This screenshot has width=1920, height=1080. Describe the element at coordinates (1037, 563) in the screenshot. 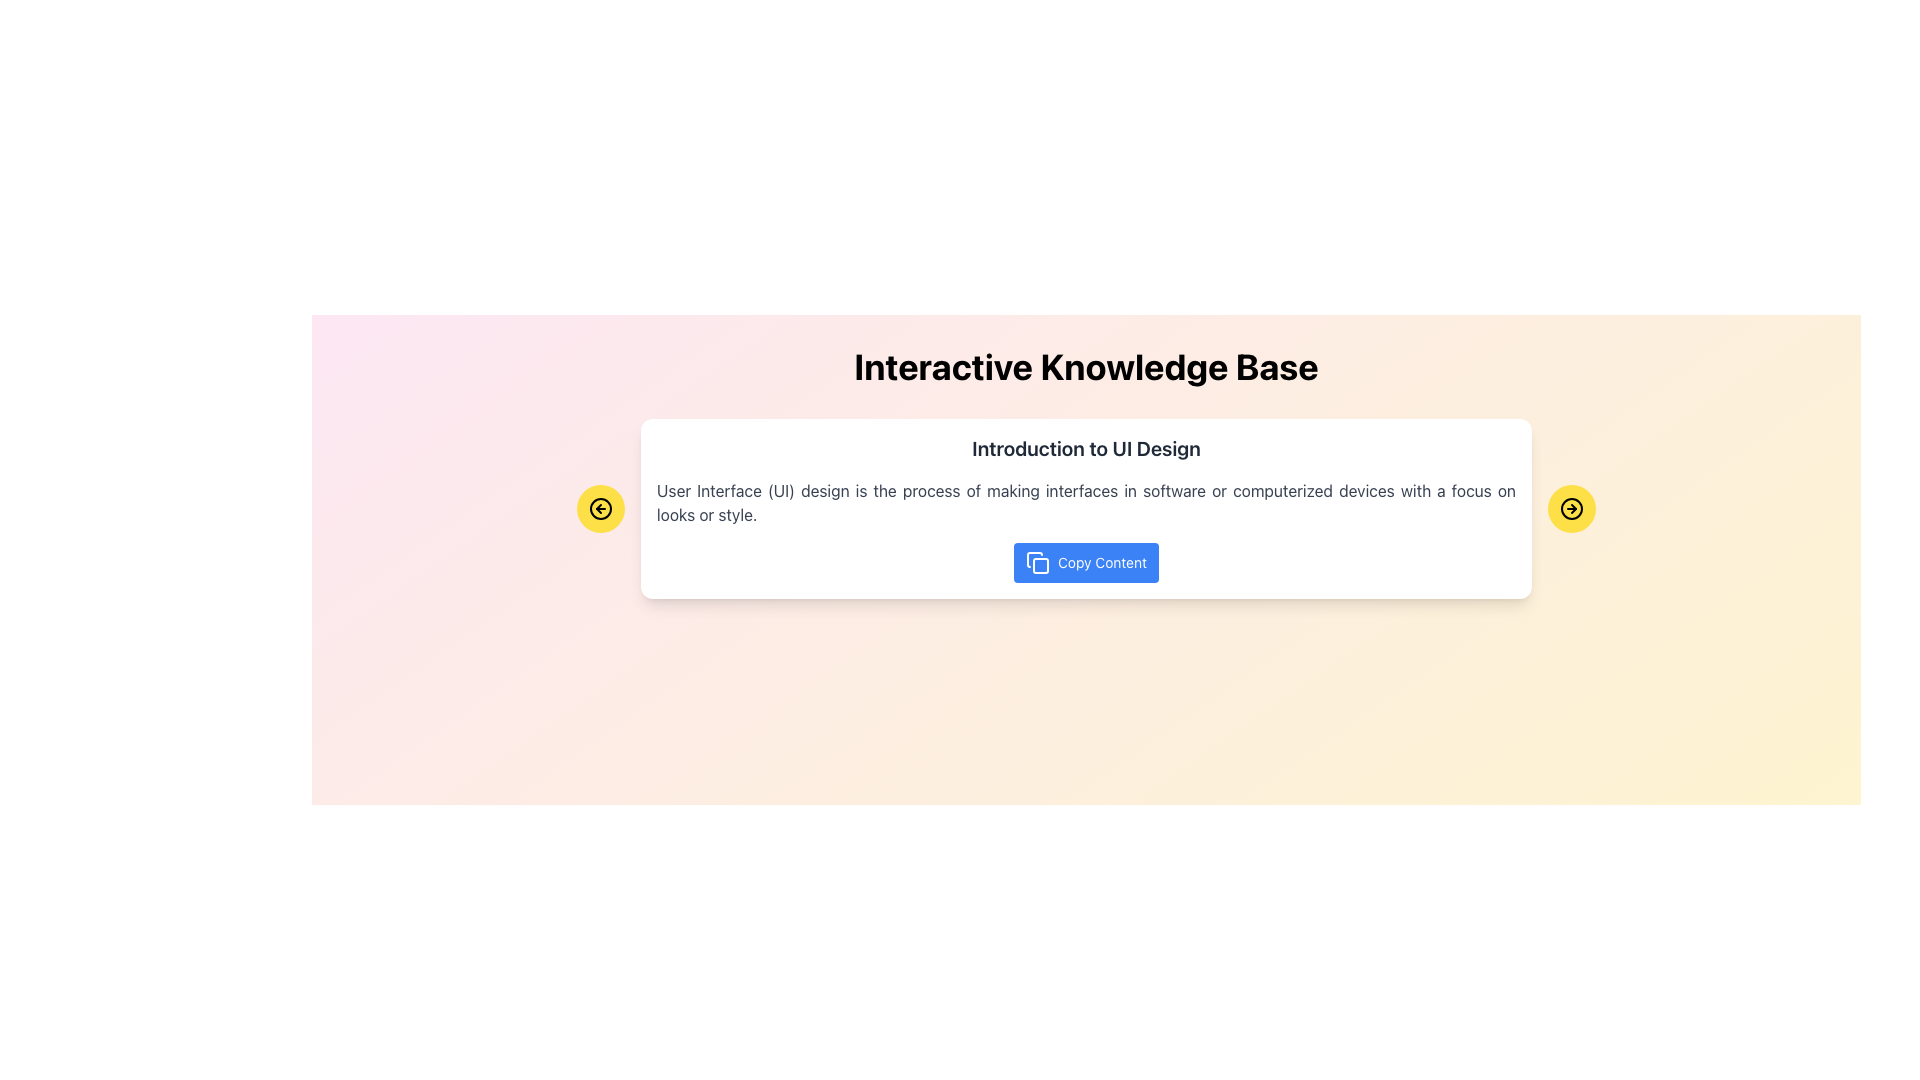

I see `the 'Copy' icon located to the left of the 'Copy Content' text within the blue button at the bottom of the main content box` at that location.